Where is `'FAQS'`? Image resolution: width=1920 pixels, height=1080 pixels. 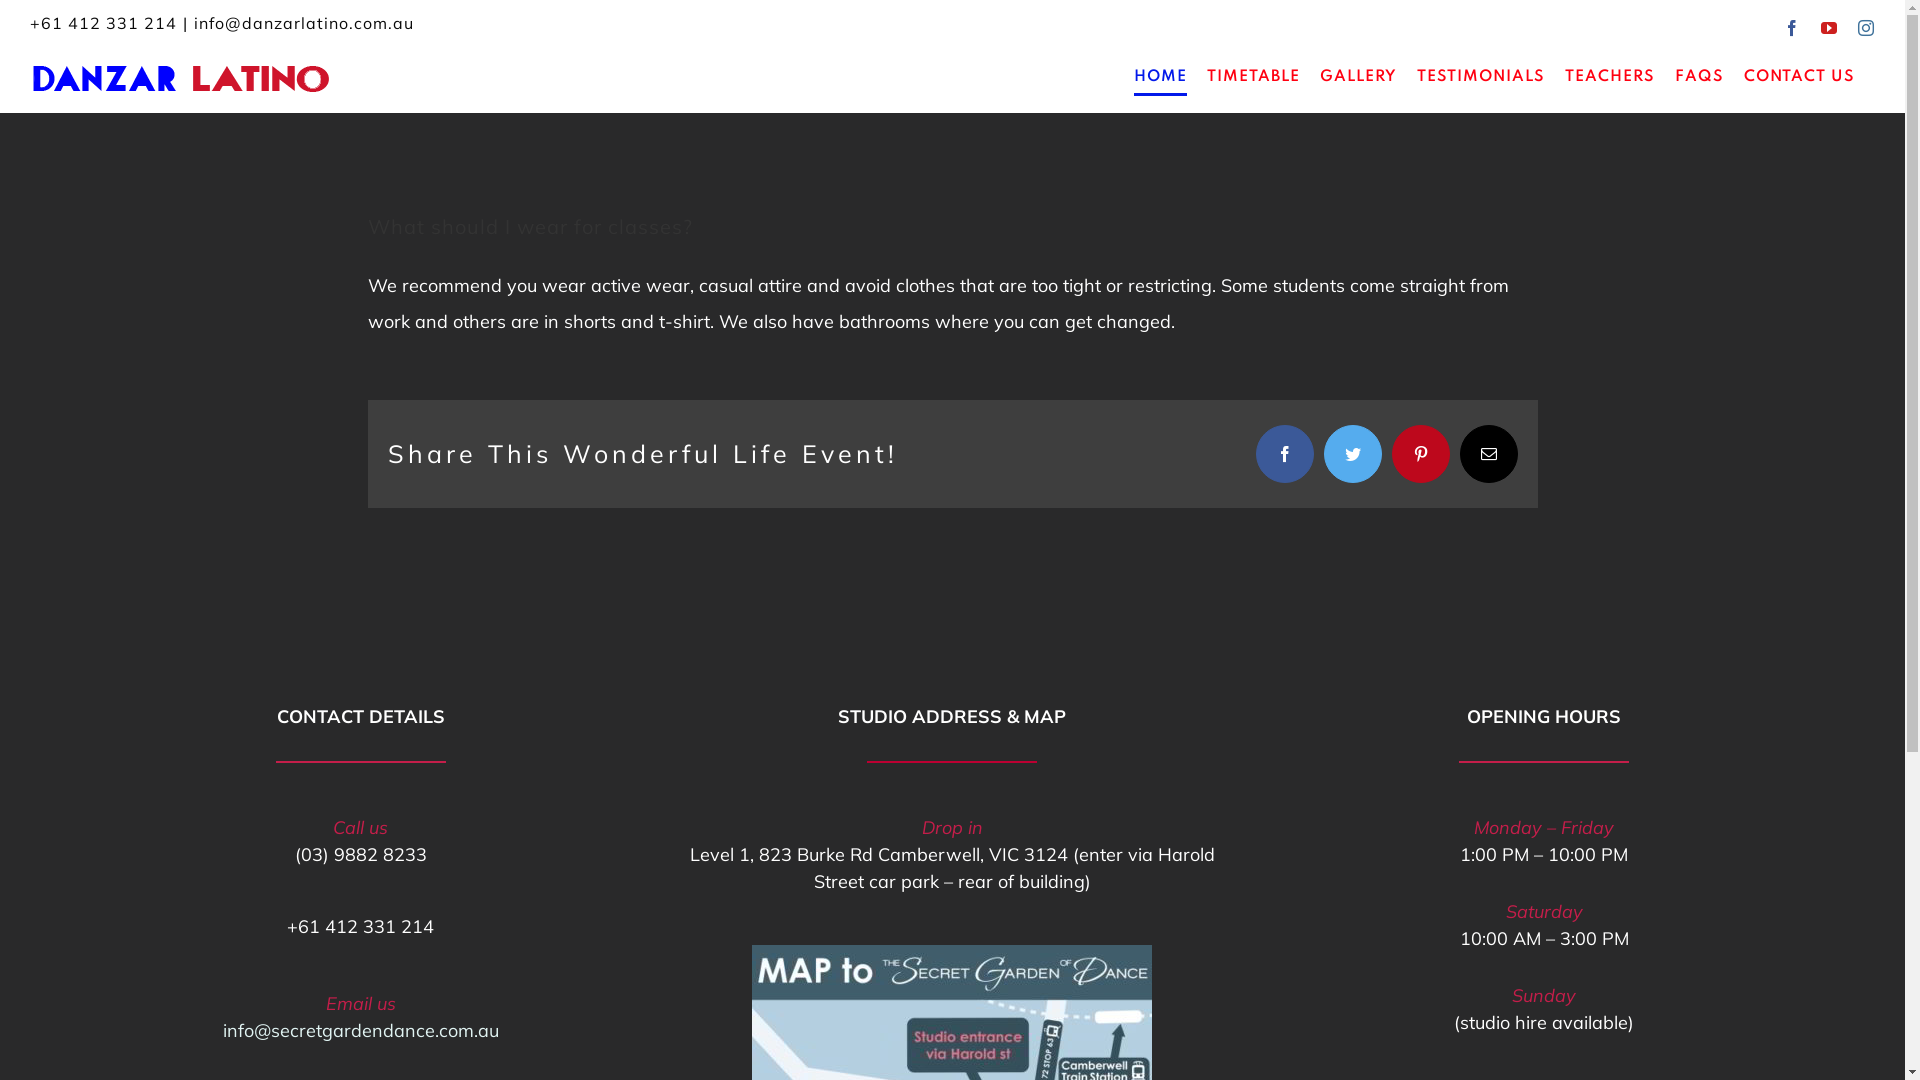 'FAQS' is located at coordinates (1698, 76).